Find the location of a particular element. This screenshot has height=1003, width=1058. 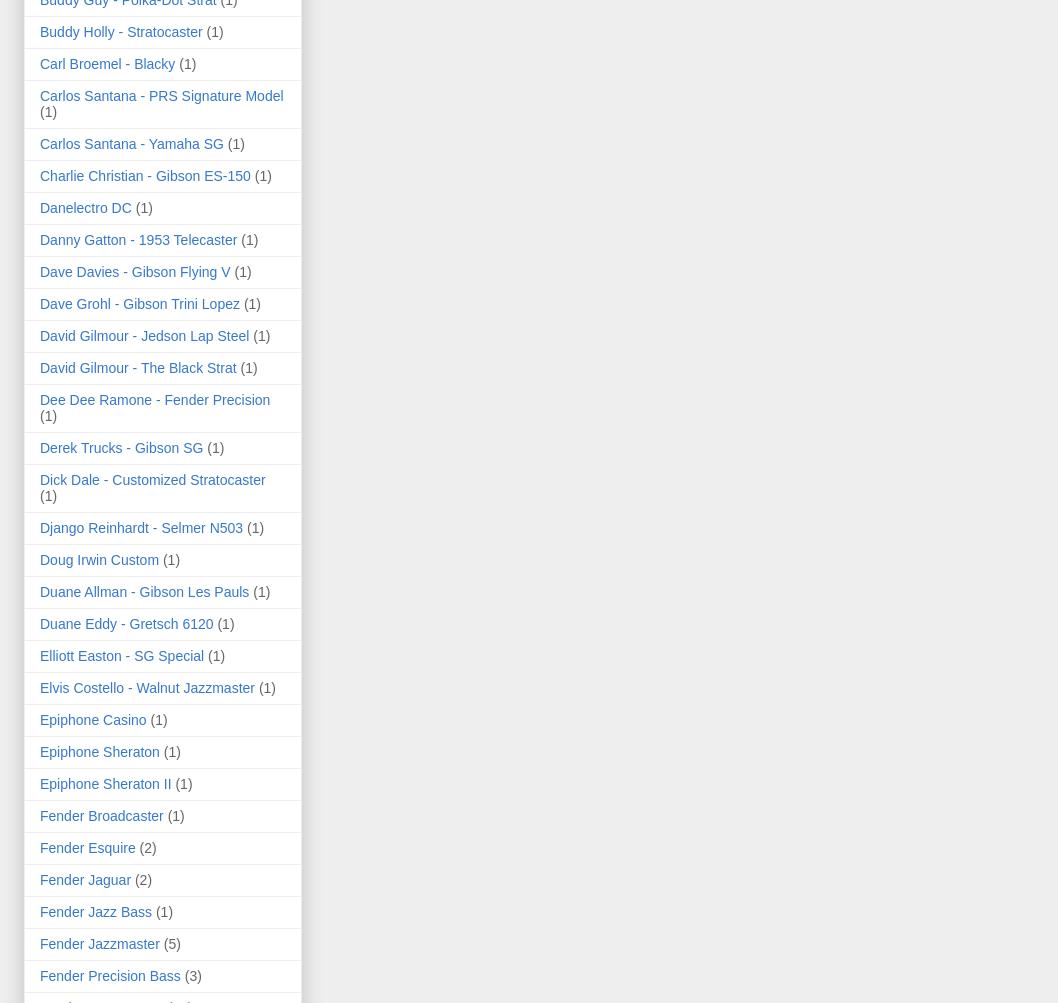

'Duane Allman - Gibson Les Pauls' is located at coordinates (143, 589).